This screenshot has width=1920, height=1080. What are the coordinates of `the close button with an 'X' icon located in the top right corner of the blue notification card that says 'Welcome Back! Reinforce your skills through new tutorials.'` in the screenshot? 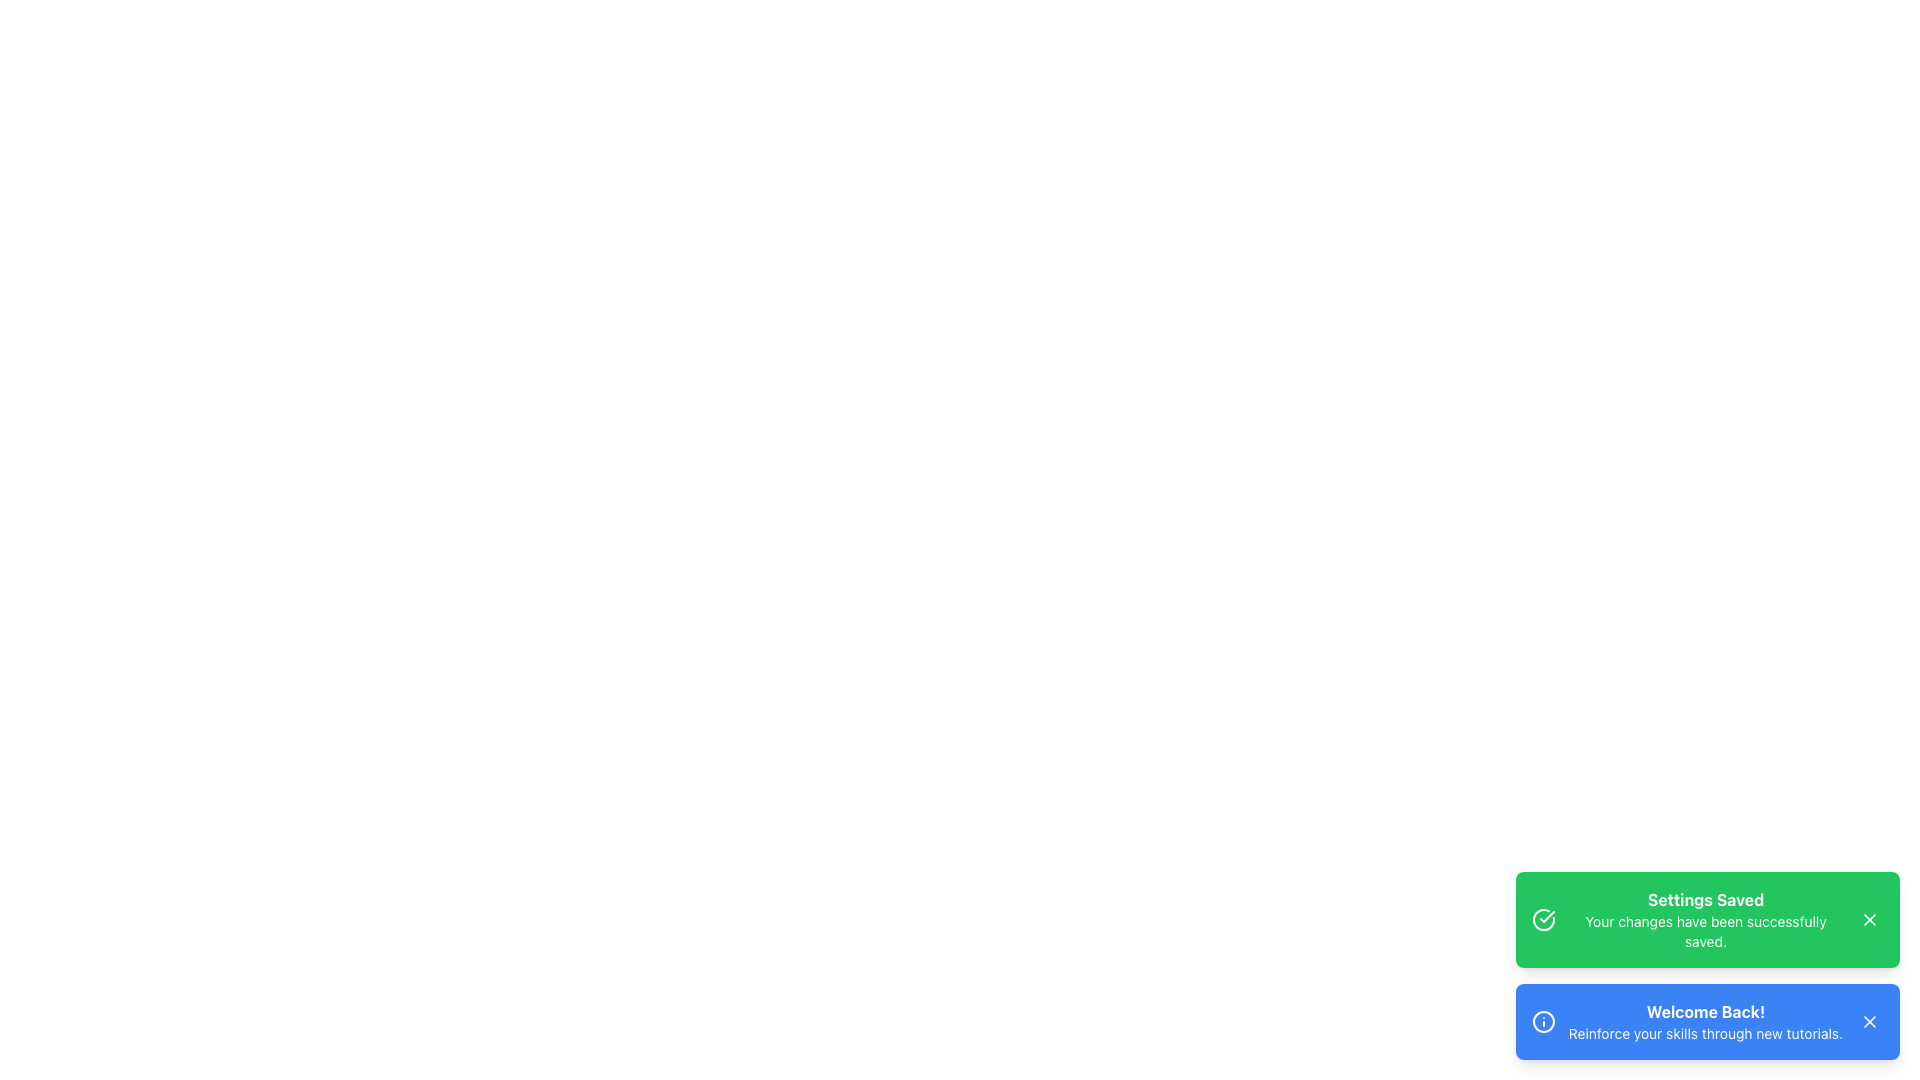 It's located at (1869, 1022).